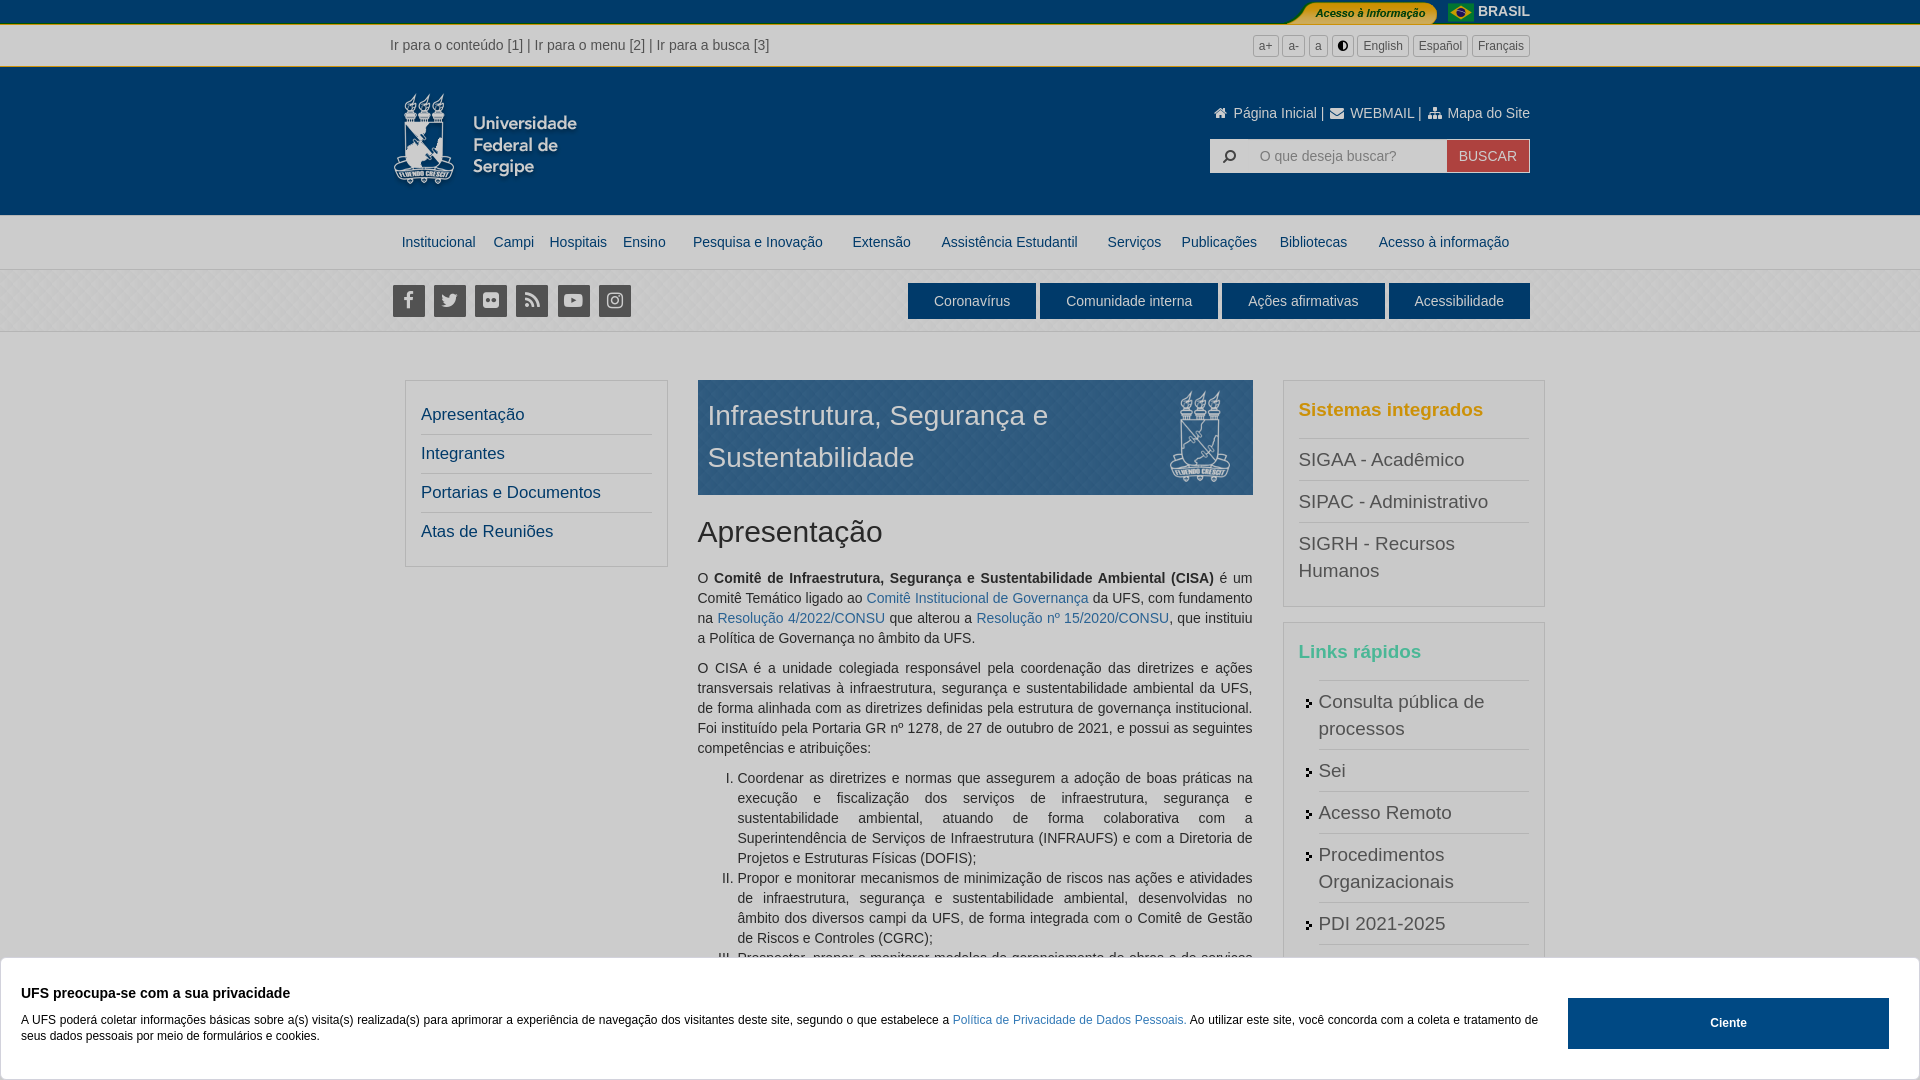 The image size is (1920, 1080). What do you see at coordinates (420, 493) in the screenshot?
I see `'Portarias e Documentos'` at bounding box center [420, 493].